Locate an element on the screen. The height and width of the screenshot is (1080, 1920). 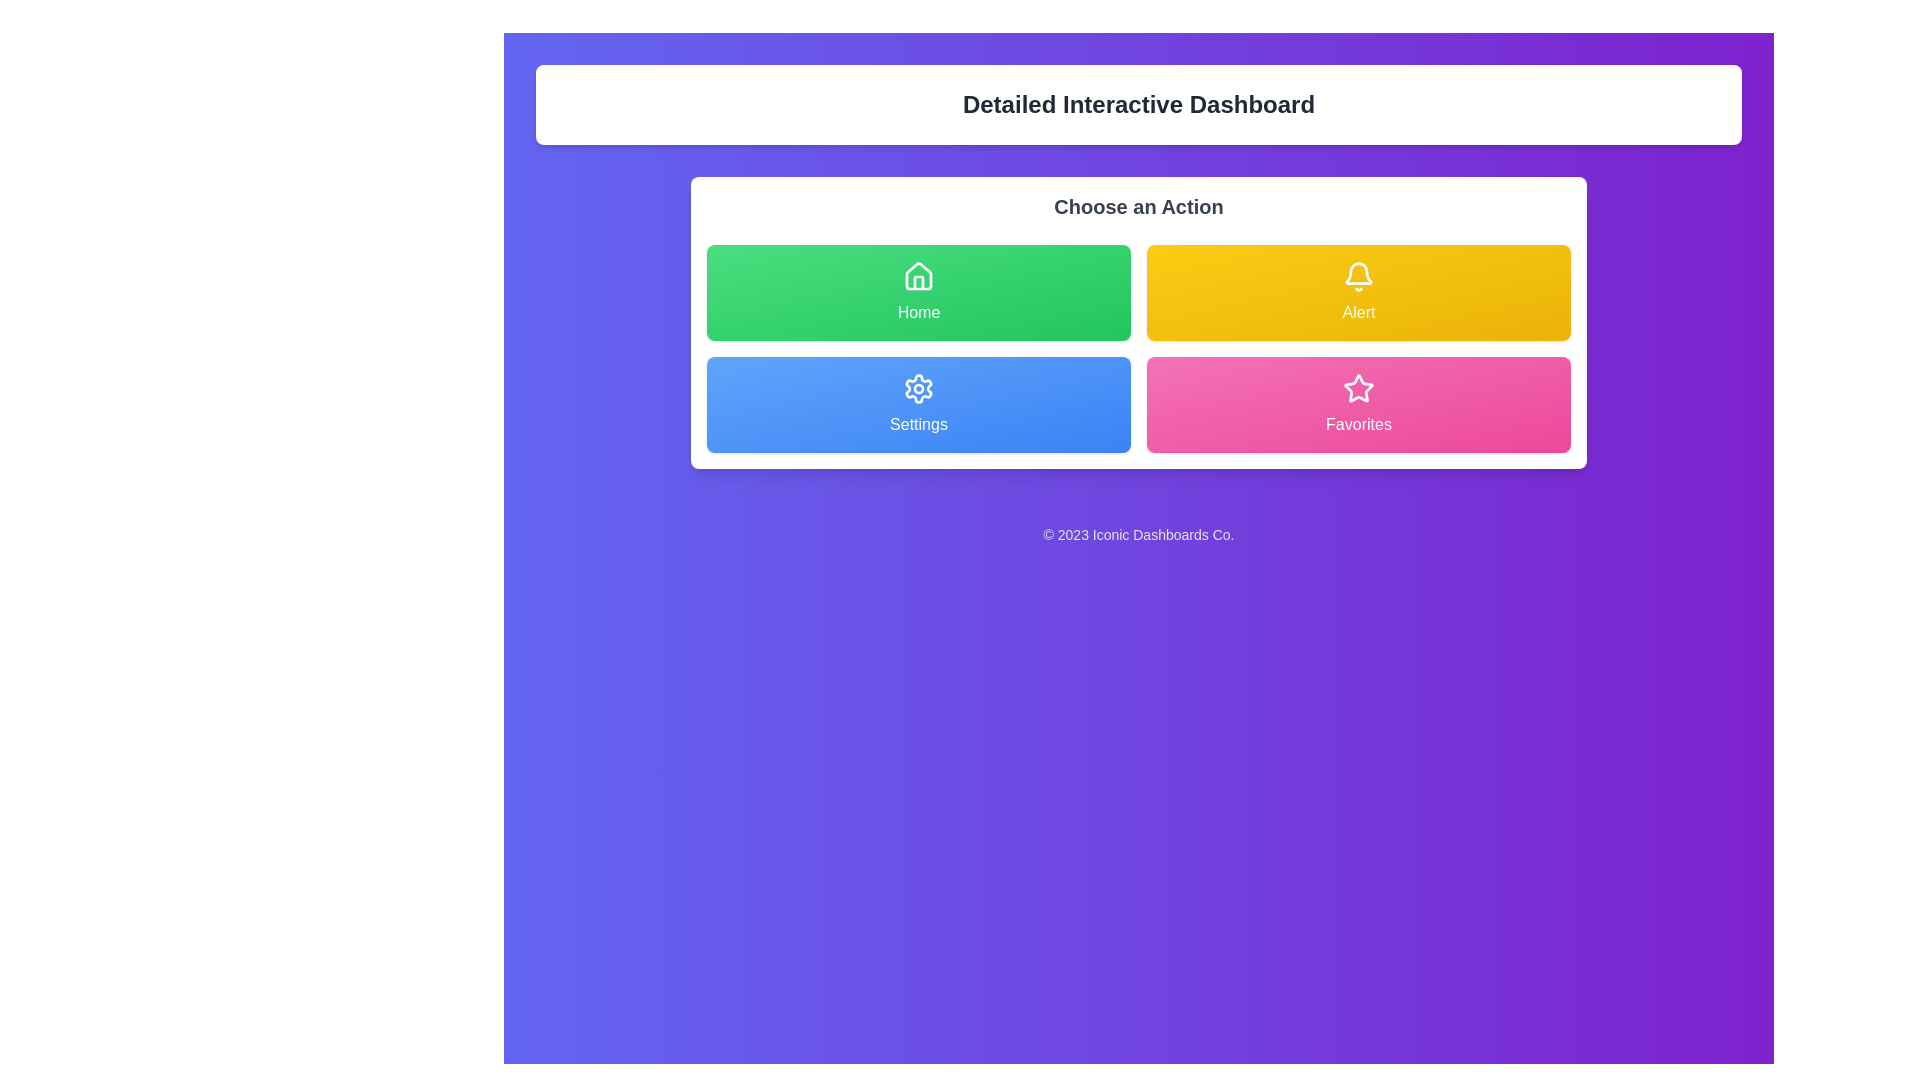
the house icon located in the top left button of the 'Choose an Action' interface, which is a minimalist design with white lines on a green background, centered above the text 'Home' is located at coordinates (917, 277).